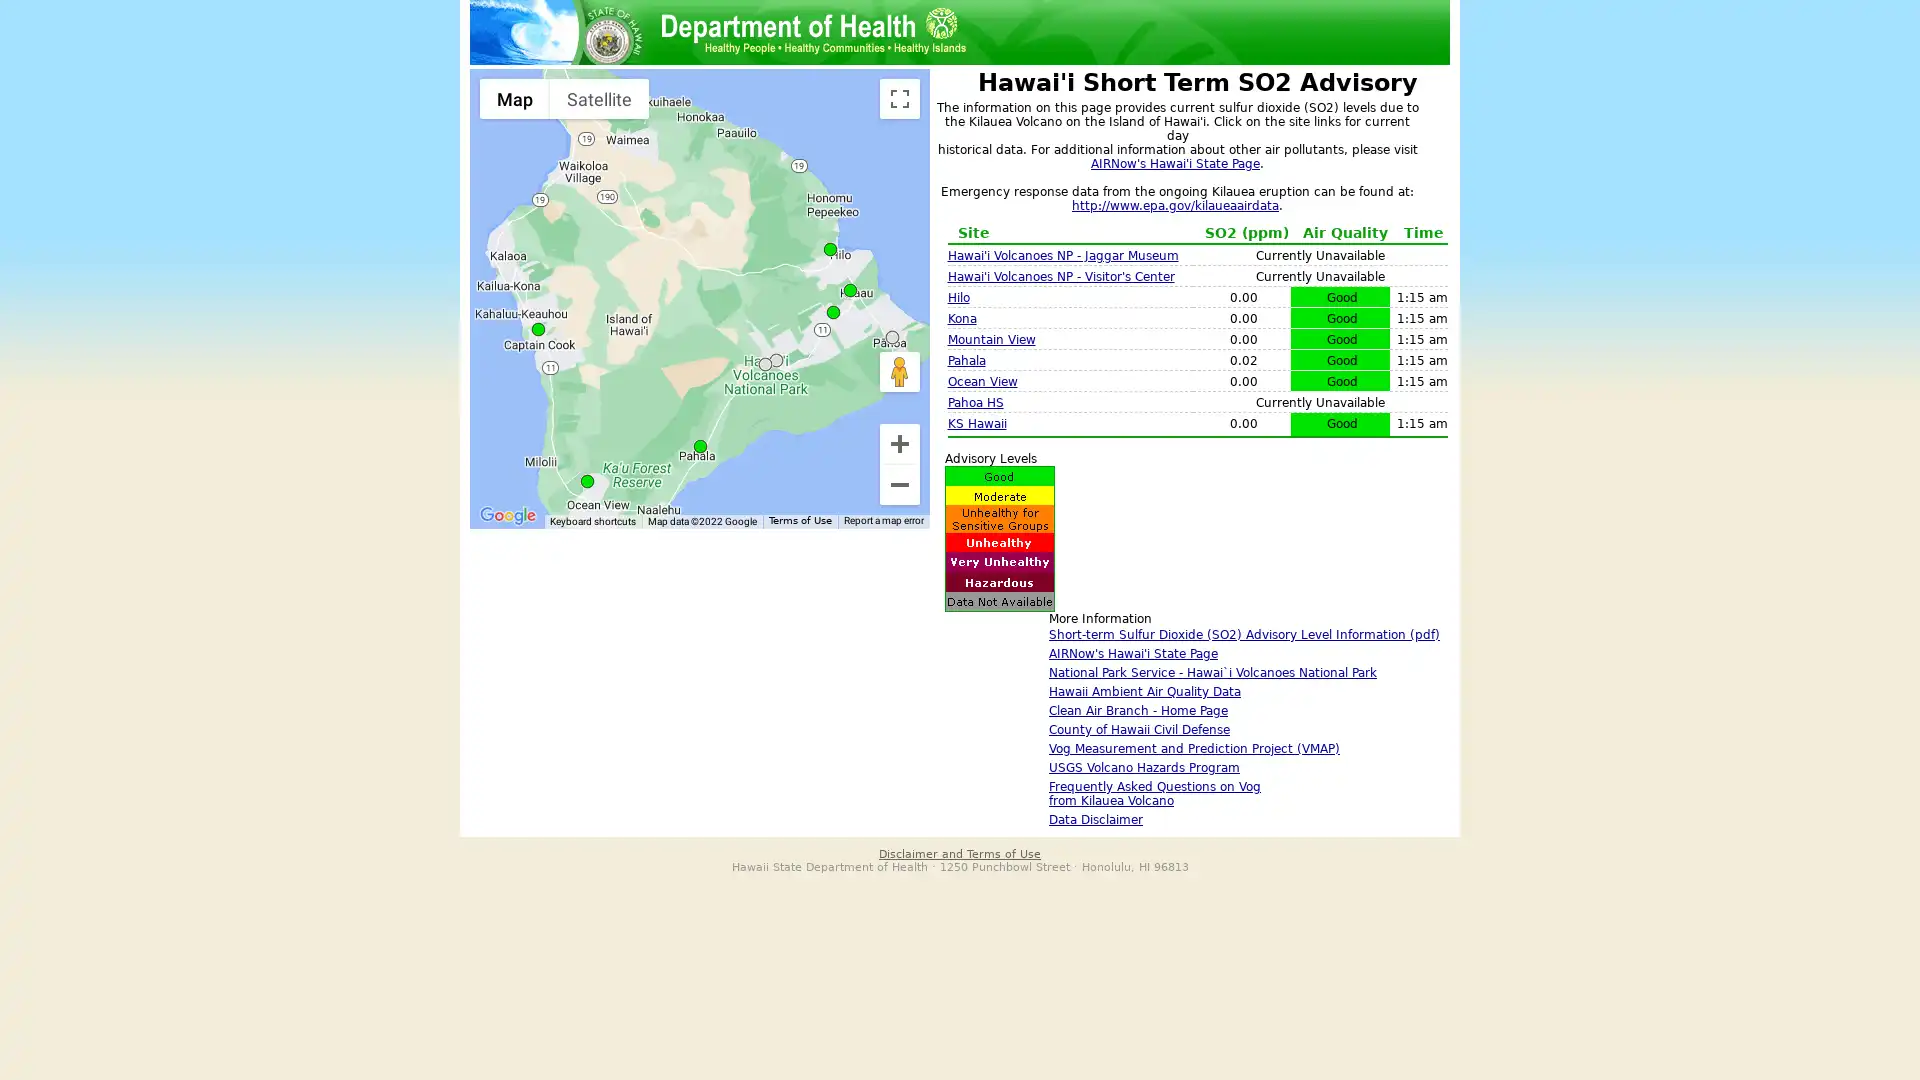 The image size is (1920, 1080). What do you see at coordinates (538, 328) in the screenshot?
I see `Kona: SO2 0.00 ppm (Good) on 06/28 at 01:15 am` at bounding box center [538, 328].